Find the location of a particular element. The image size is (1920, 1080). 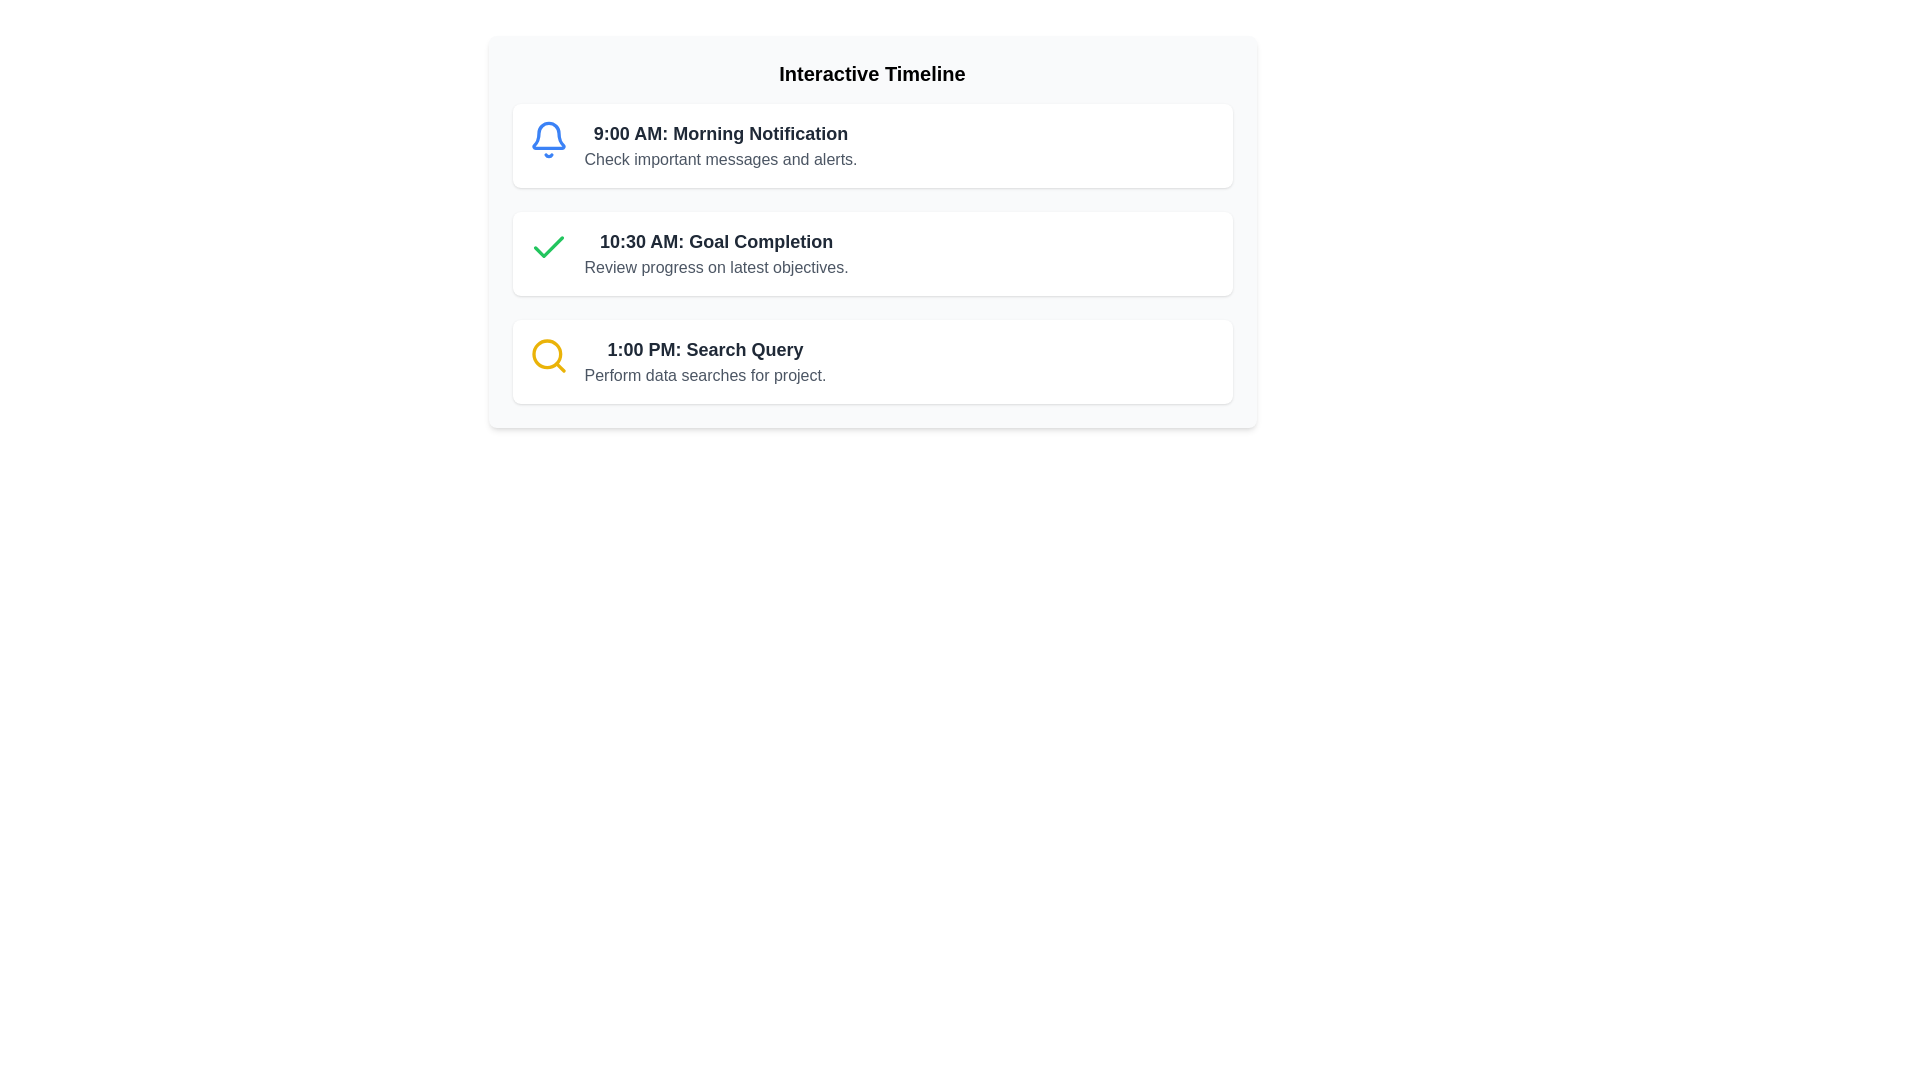

the checkmark icon which indicates the completion of the '10:30 AM: Goal Completion' task, located within the second item of the interactive timeline is located at coordinates (548, 246).